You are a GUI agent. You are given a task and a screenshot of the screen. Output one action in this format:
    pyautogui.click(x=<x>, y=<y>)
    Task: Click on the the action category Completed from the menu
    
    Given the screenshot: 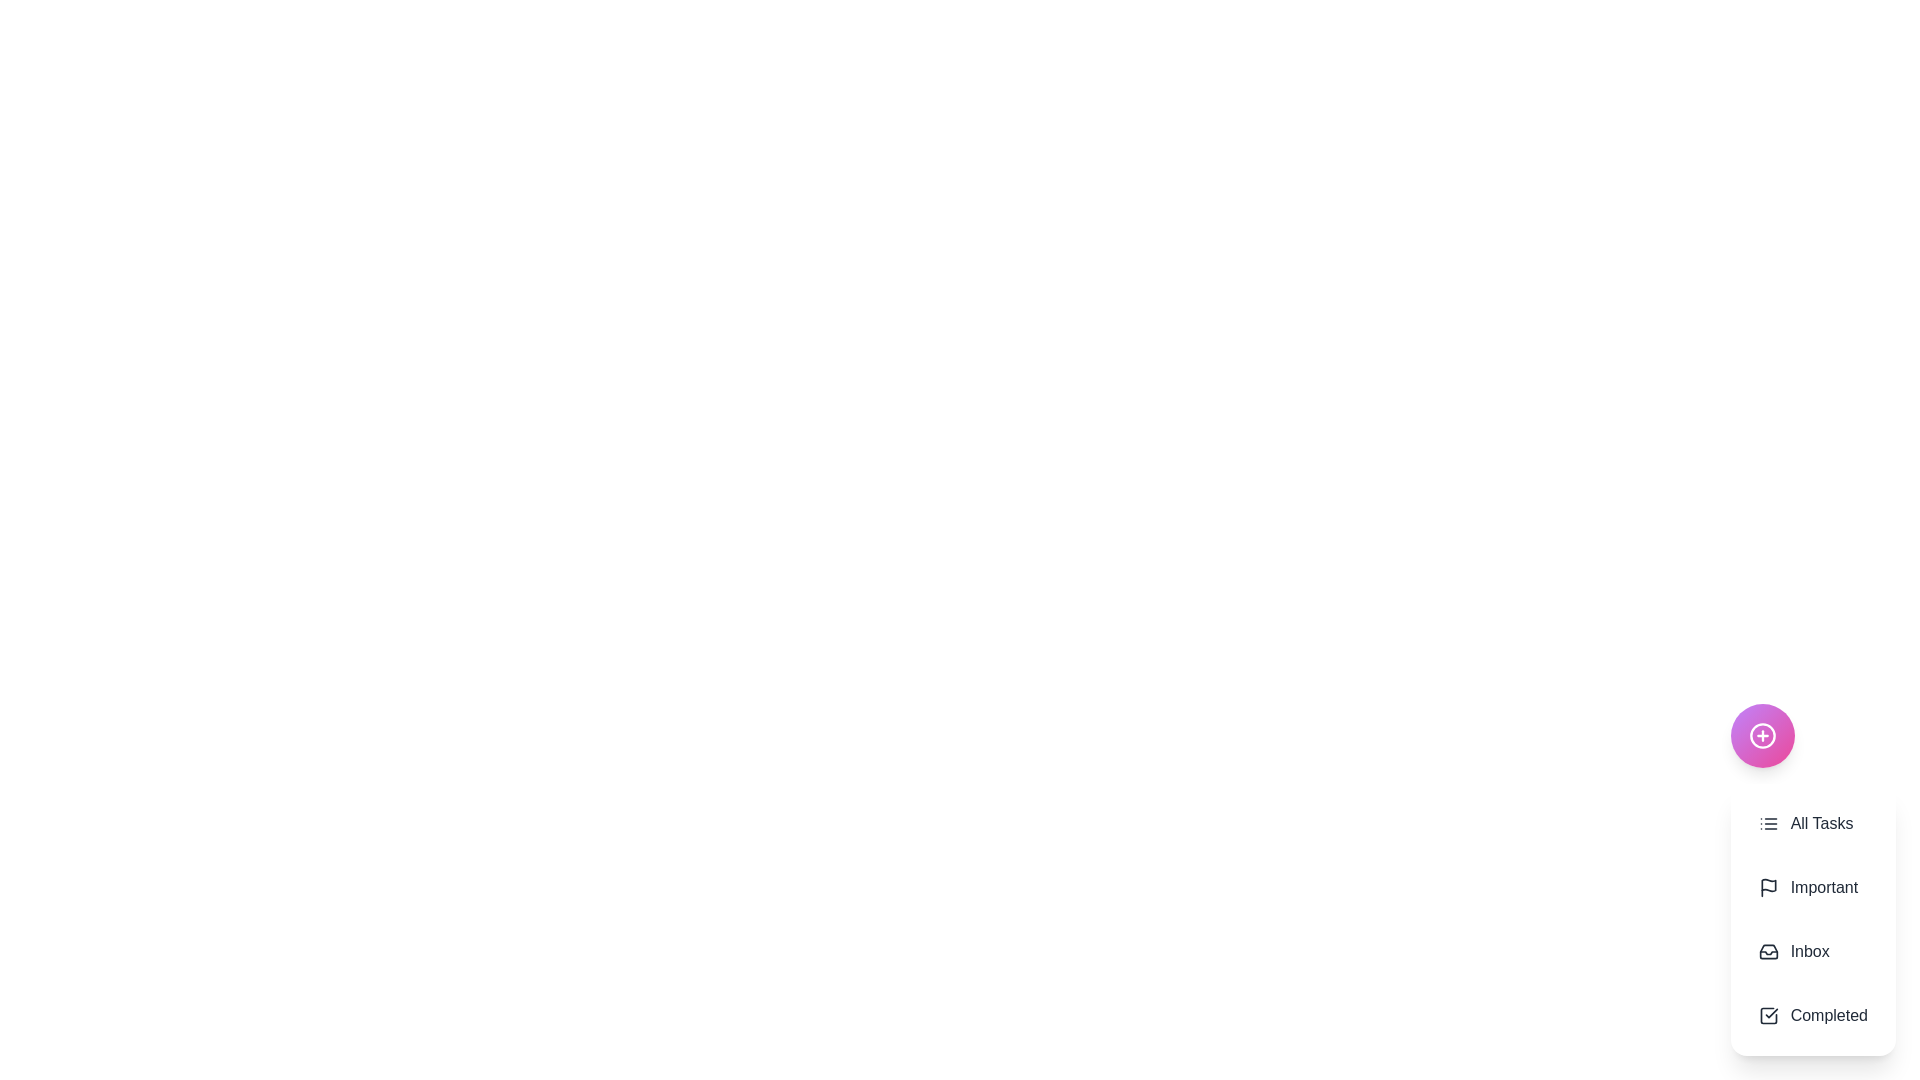 What is the action you would take?
    pyautogui.click(x=1813, y=1015)
    